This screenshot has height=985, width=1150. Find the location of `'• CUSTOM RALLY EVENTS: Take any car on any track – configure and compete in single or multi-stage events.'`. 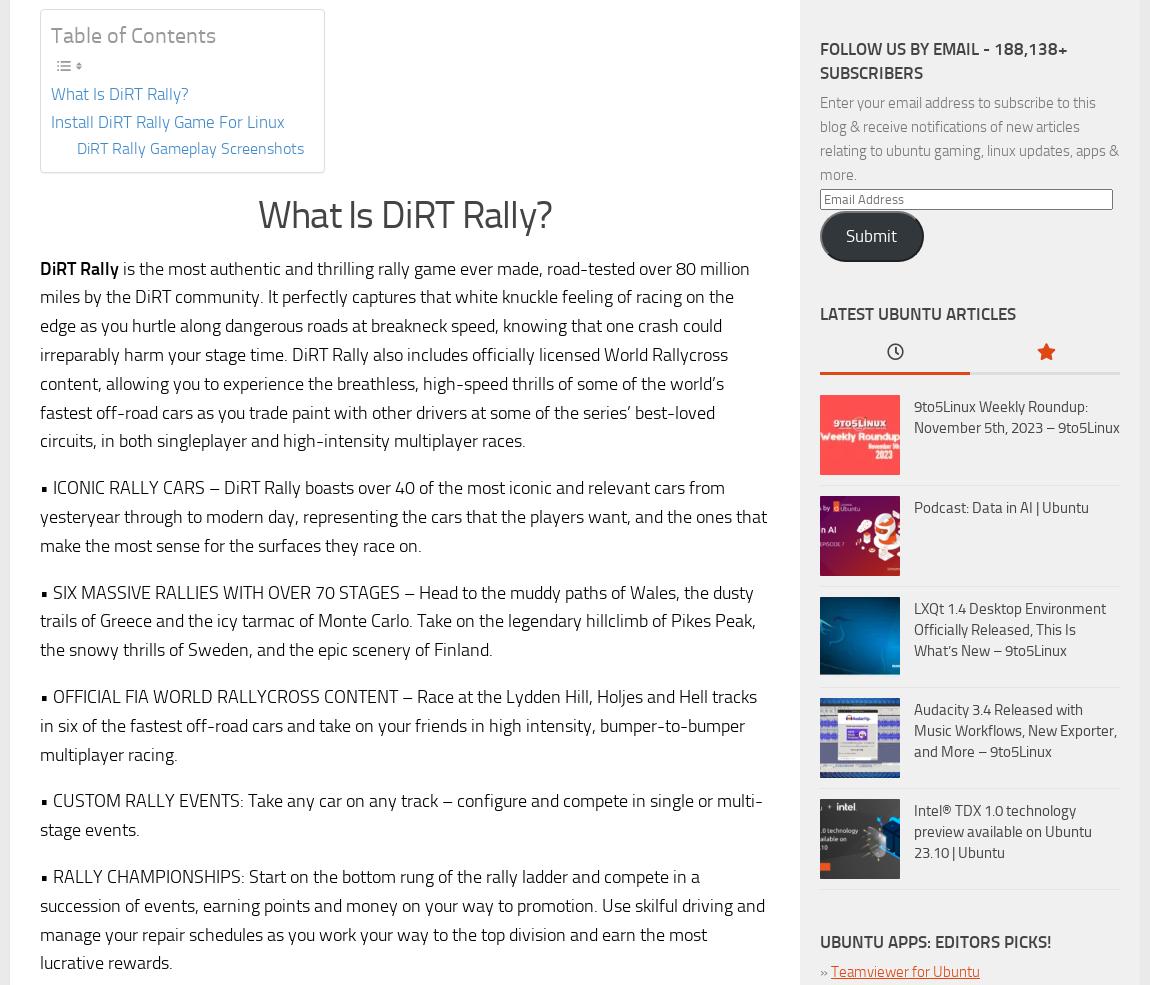

'• CUSTOM RALLY EVENTS: Take any car on any track – configure and compete in single or multi-stage events.' is located at coordinates (401, 814).